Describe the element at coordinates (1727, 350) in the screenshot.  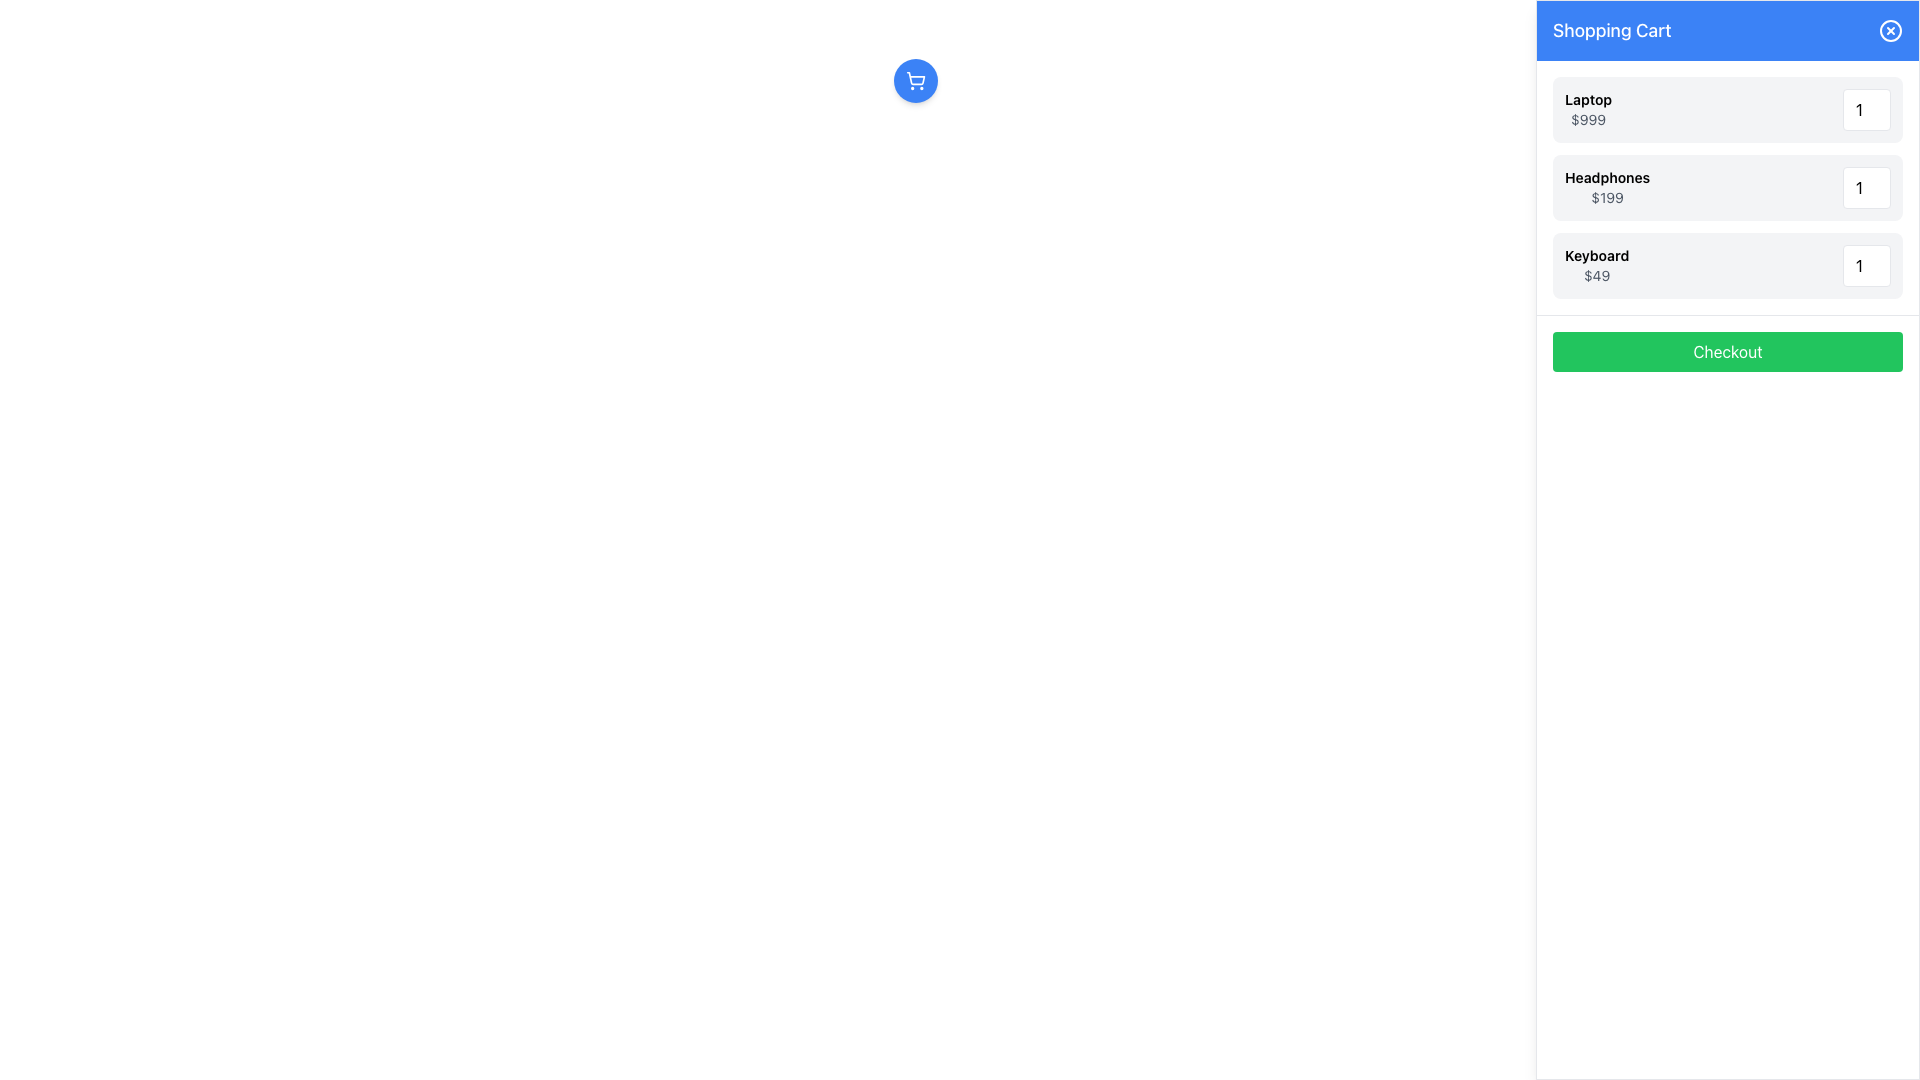
I see `the checkout button located at the bottom of the shopping cart panel` at that location.